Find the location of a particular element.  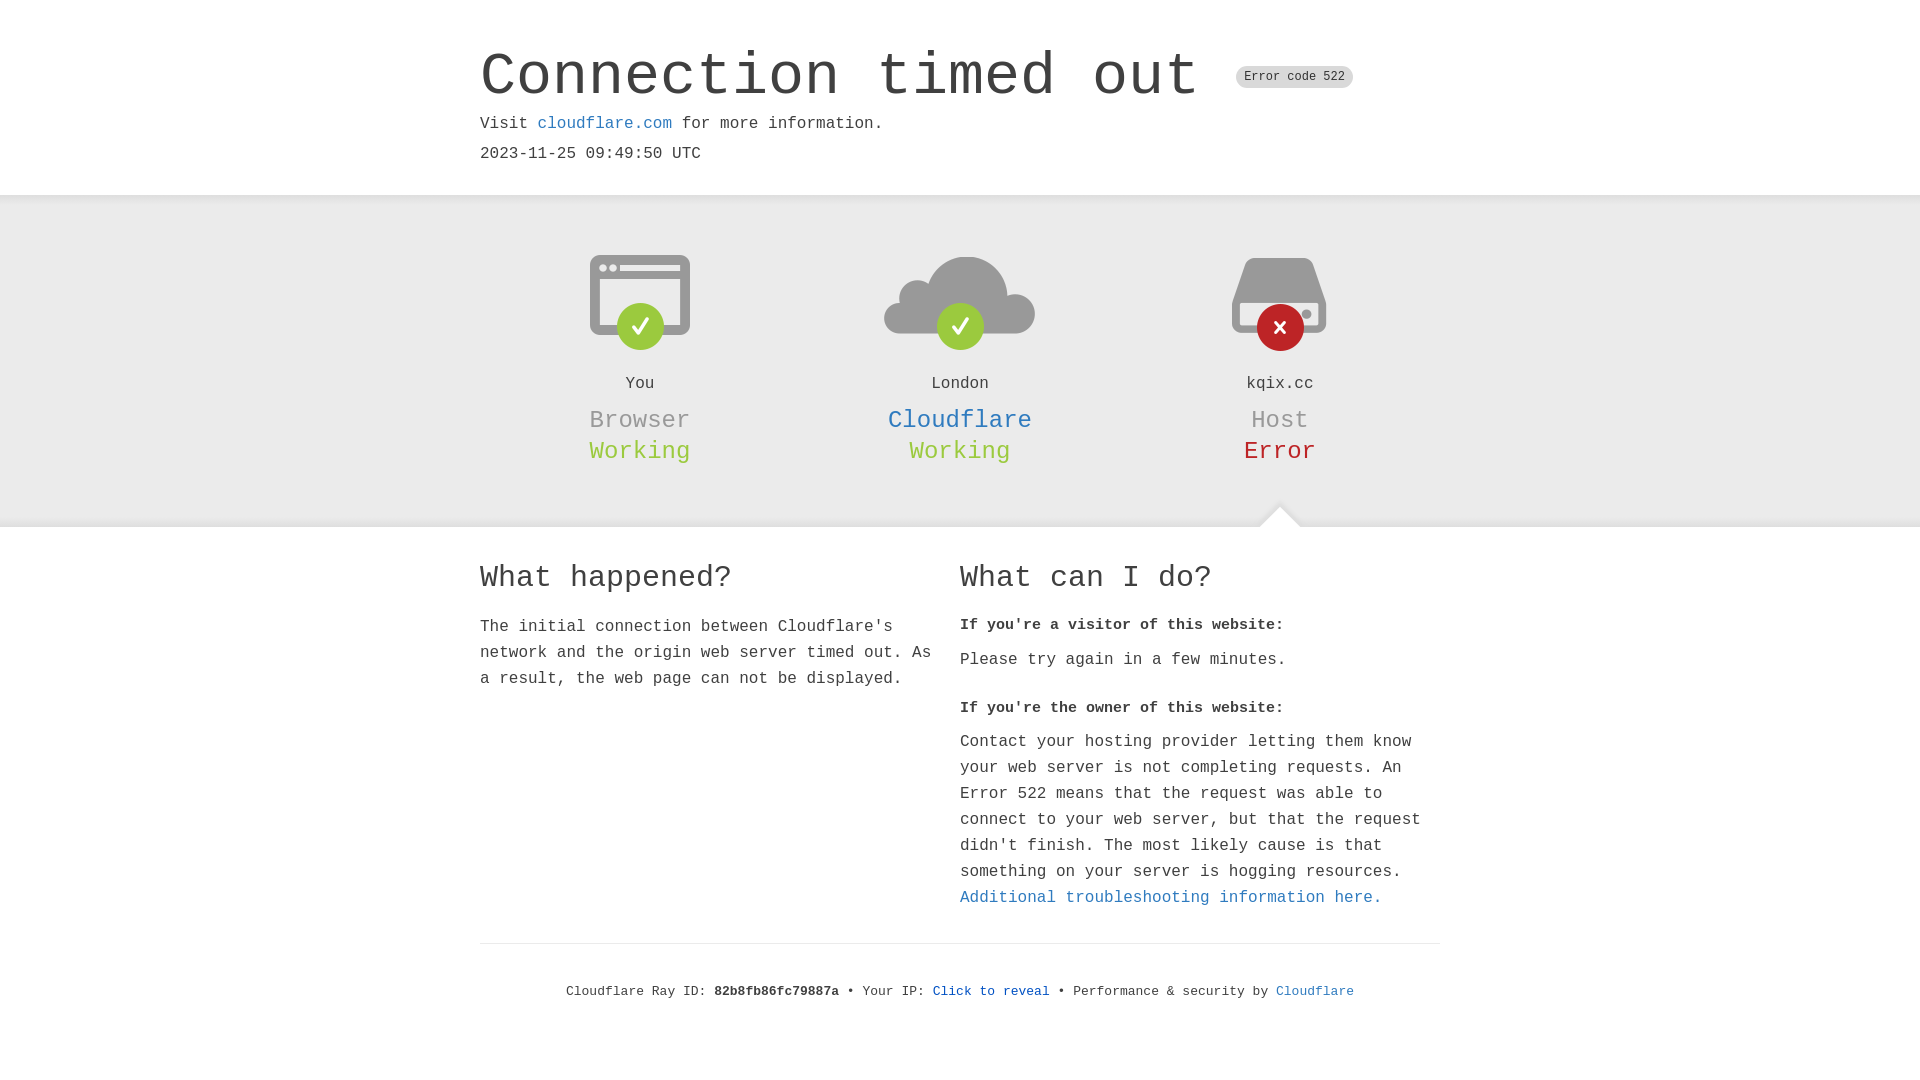

'Click to reveal' is located at coordinates (991, 991).